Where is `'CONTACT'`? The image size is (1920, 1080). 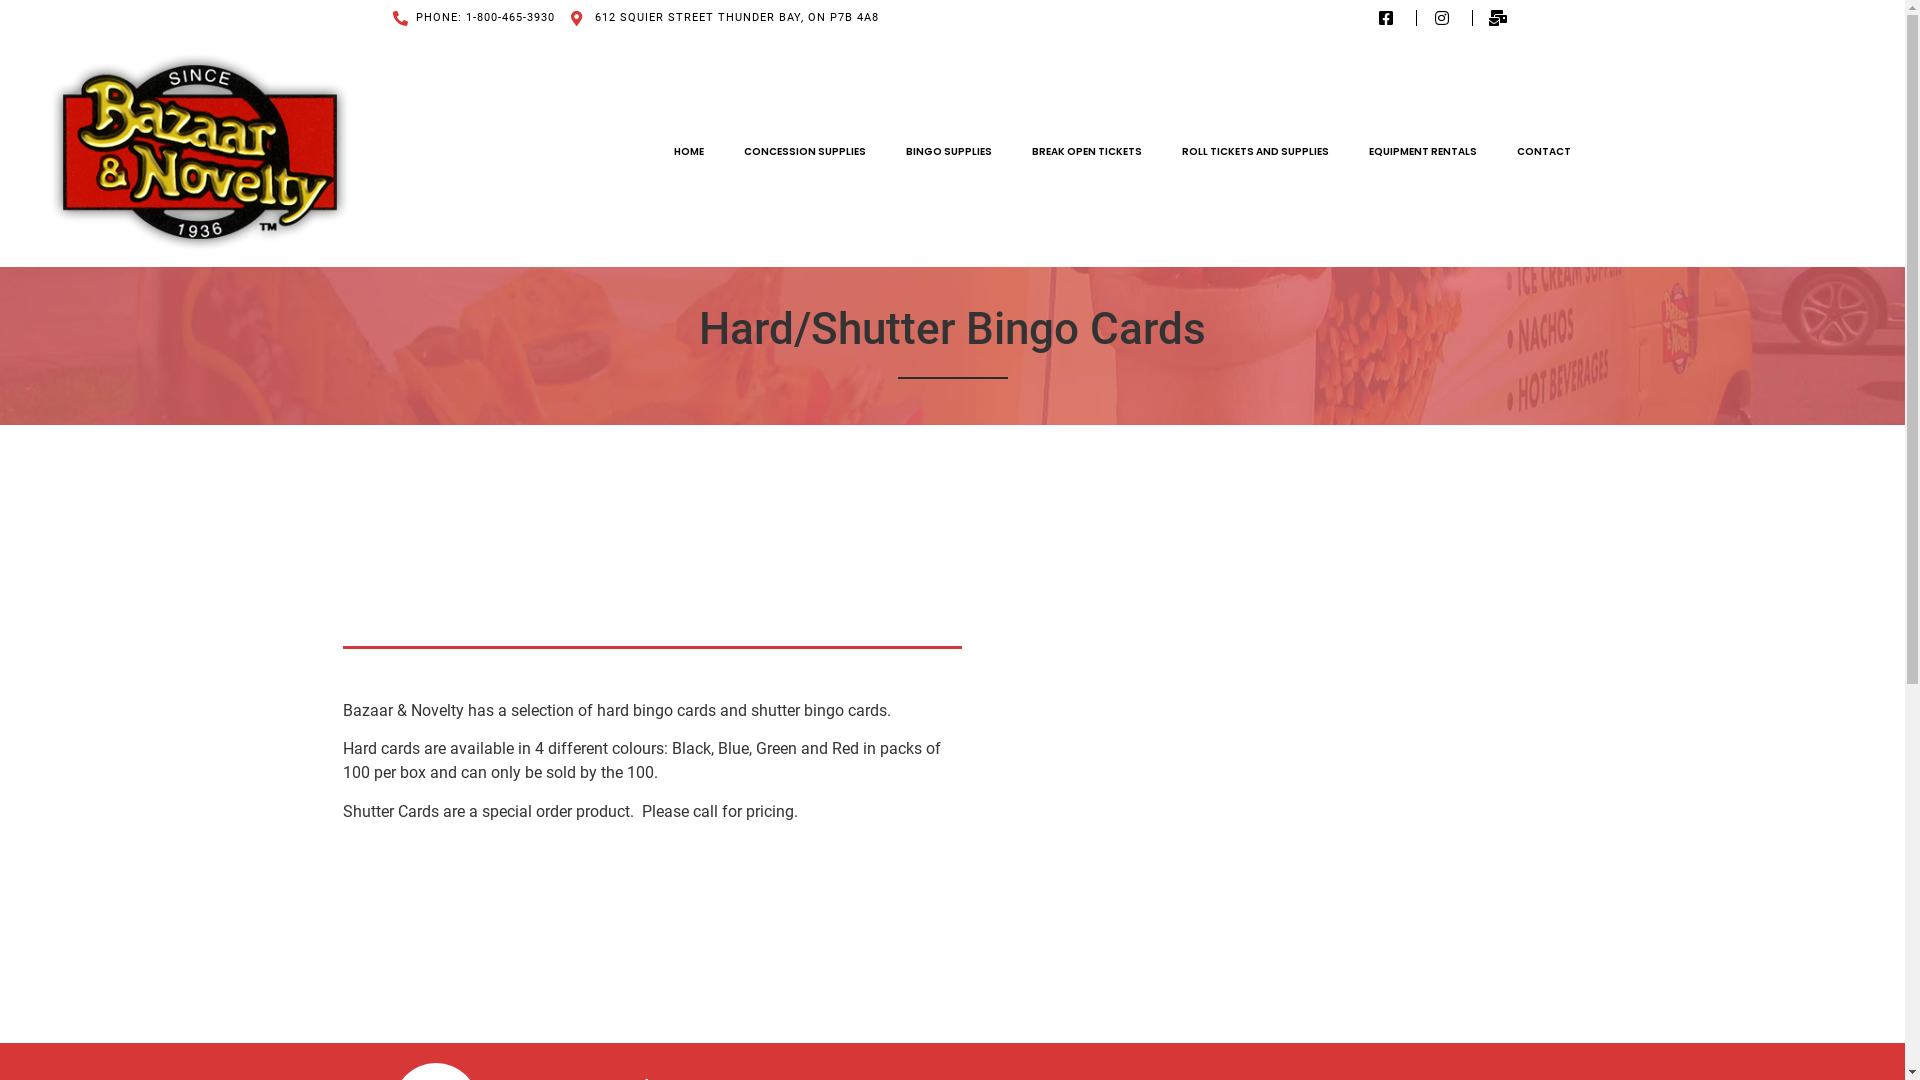 'CONTACT' is located at coordinates (1497, 149).